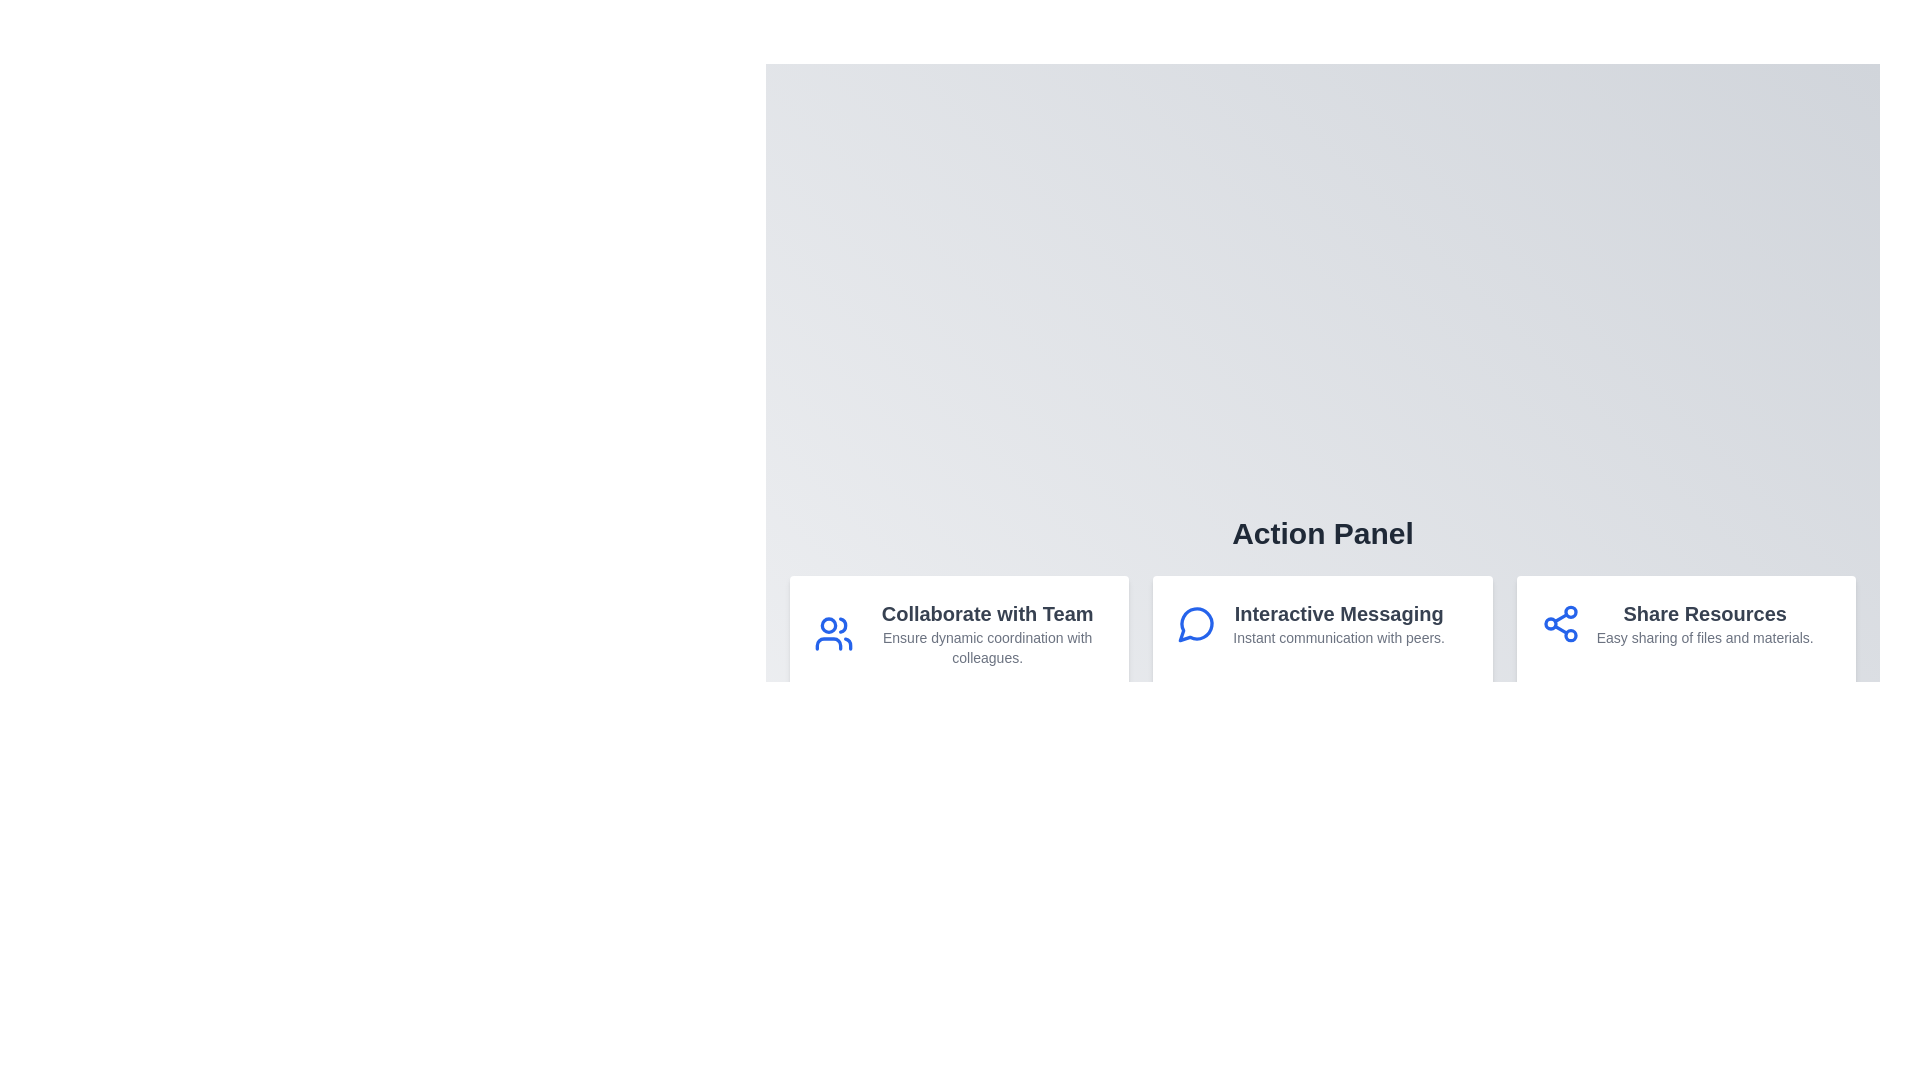 The width and height of the screenshot is (1920, 1080). Describe the element at coordinates (1339, 612) in the screenshot. I see `the header text label displaying 'Interactive Messaging' to possibly reveal additional information` at that location.